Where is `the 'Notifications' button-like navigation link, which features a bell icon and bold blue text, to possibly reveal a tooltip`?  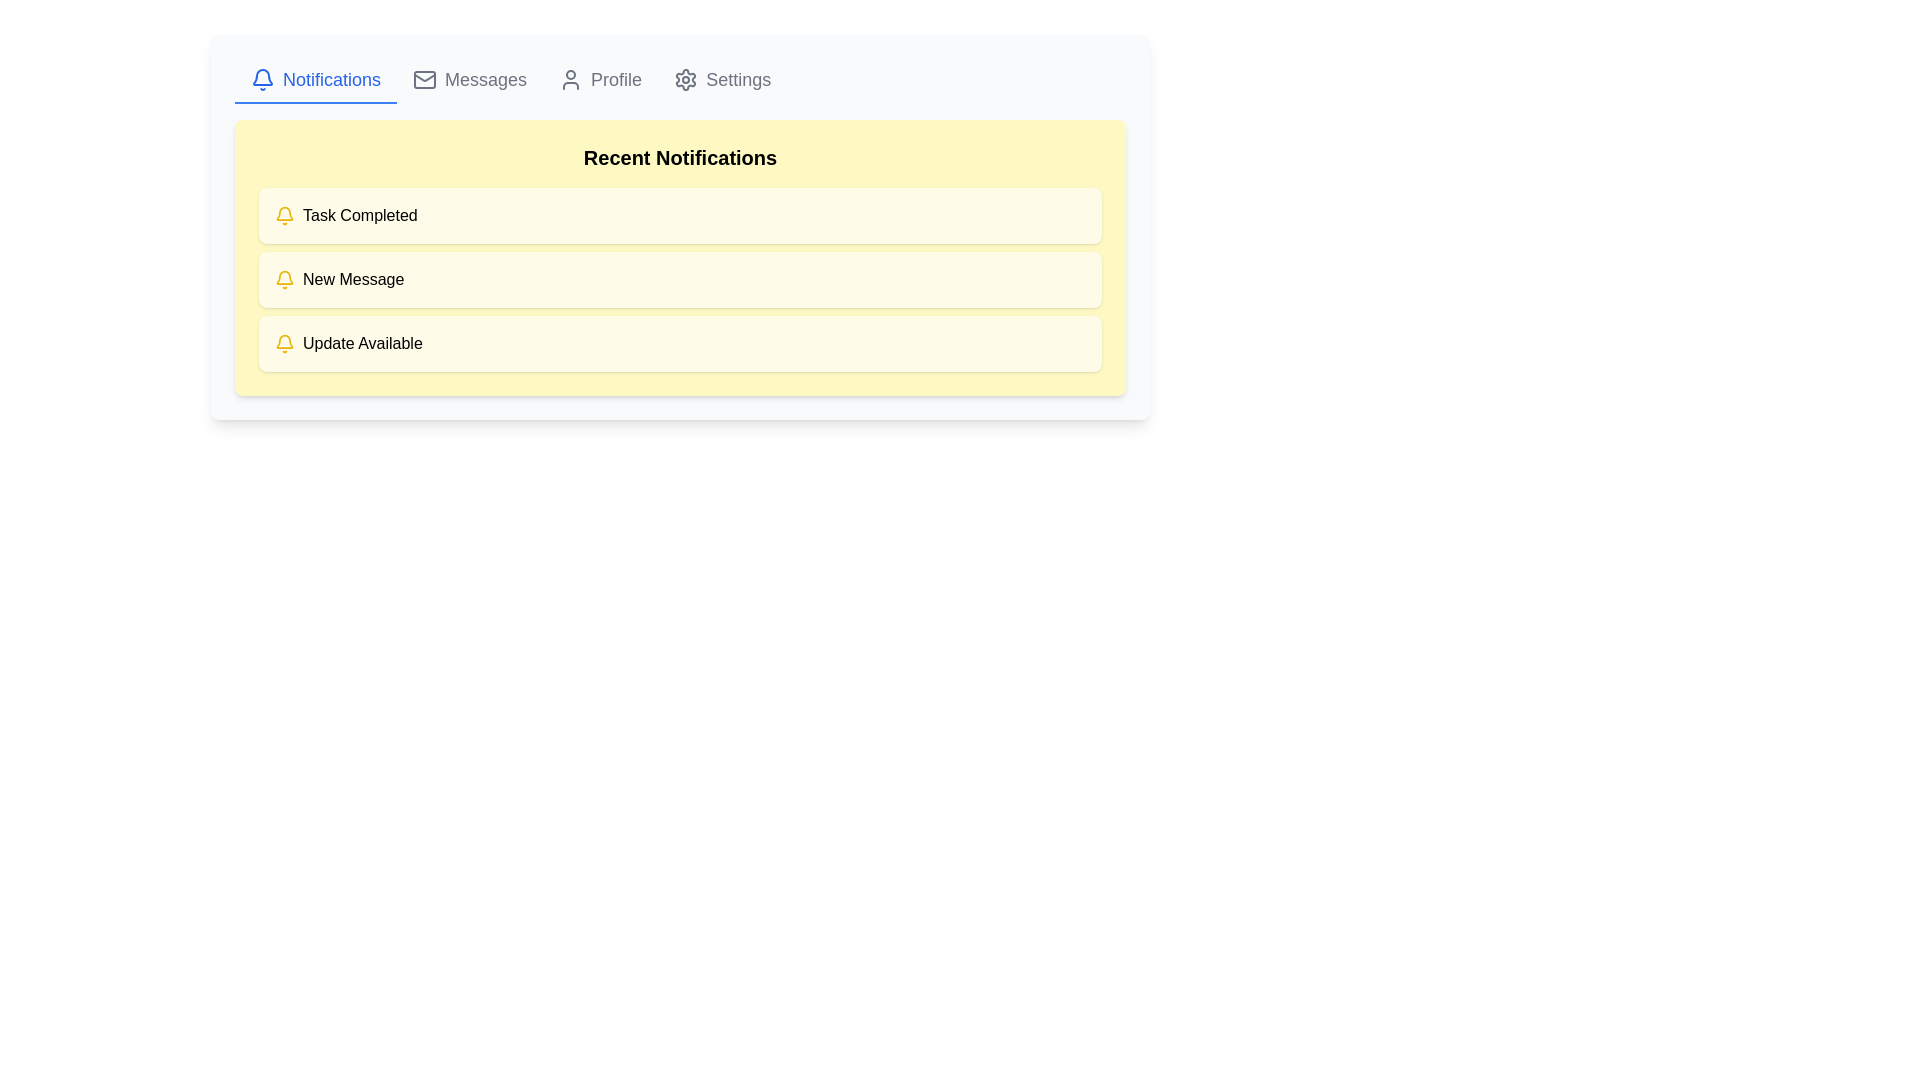
the 'Notifications' button-like navigation link, which features a bell icon and bold blue text, to possibly reveal a tooltip is located at coordinates (315, 80).